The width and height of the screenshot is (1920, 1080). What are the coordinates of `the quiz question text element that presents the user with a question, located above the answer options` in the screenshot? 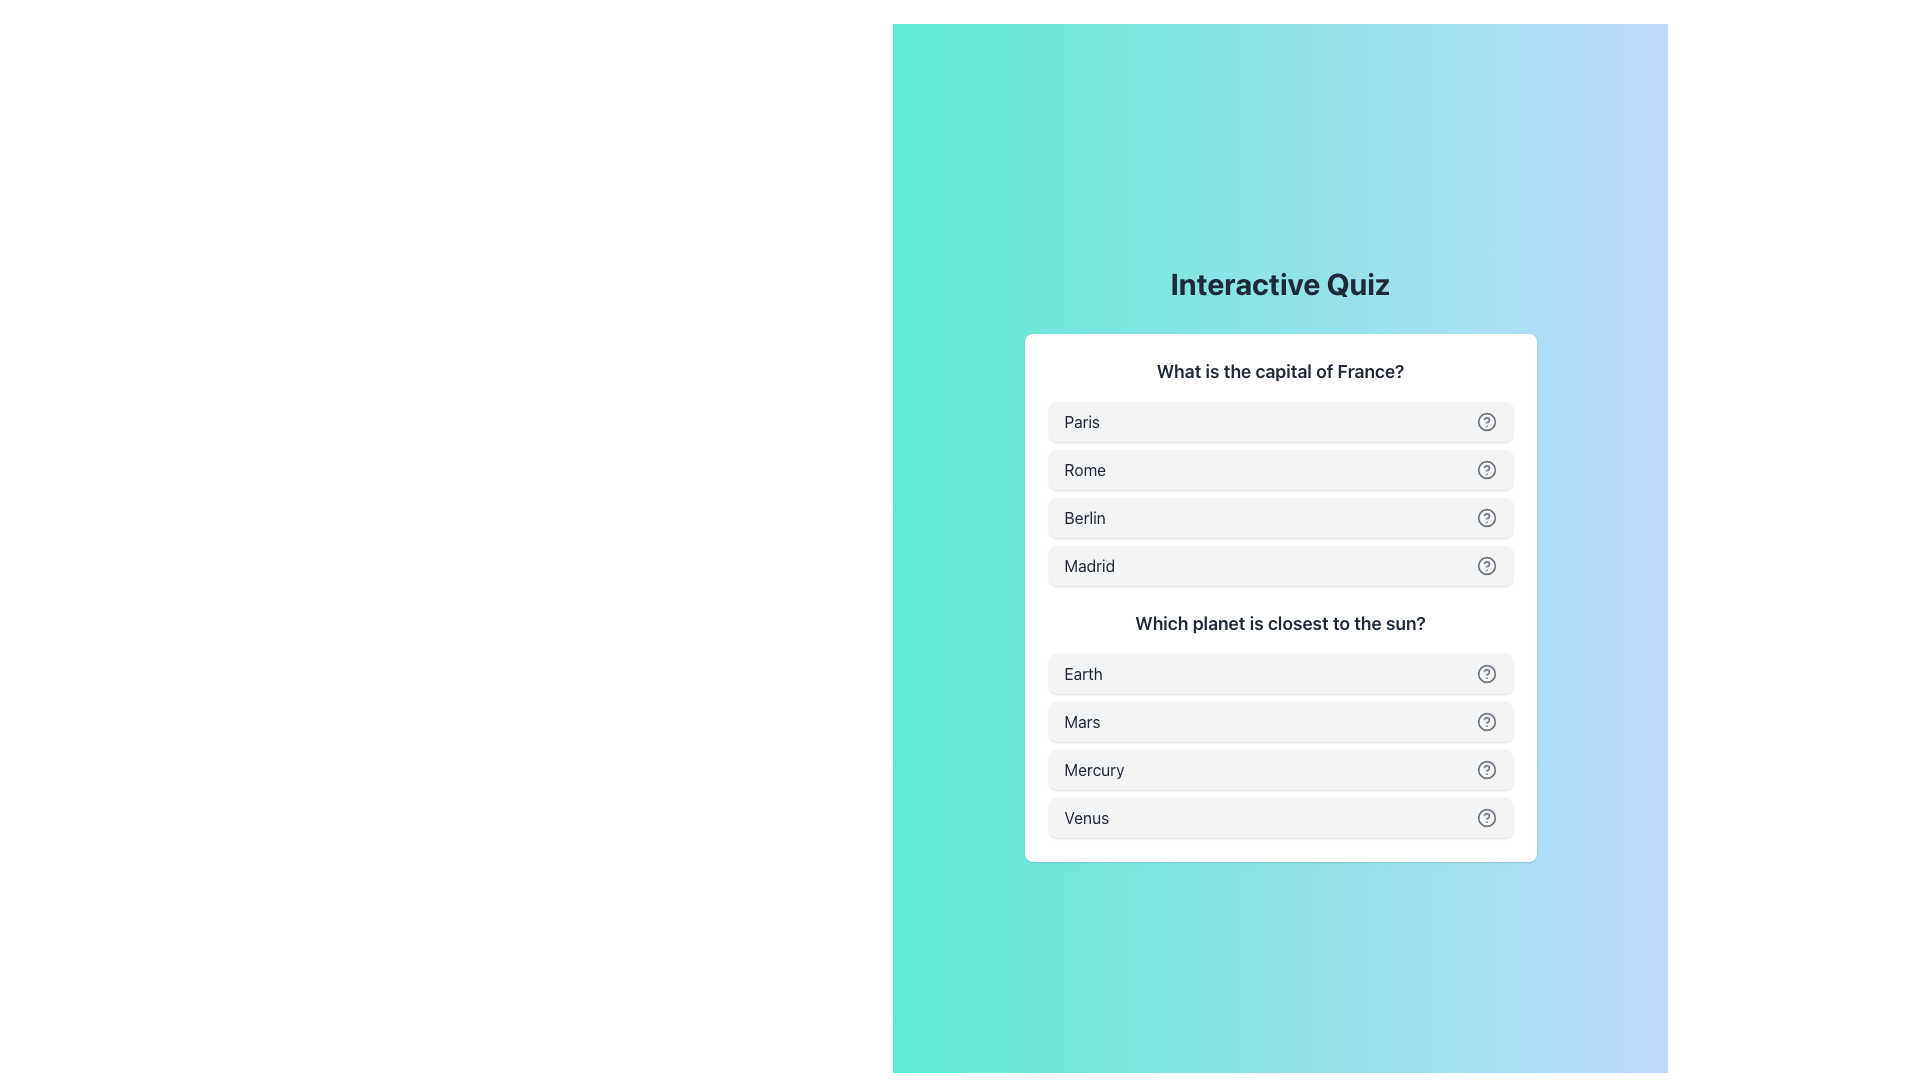 It's located at (1280, 371).